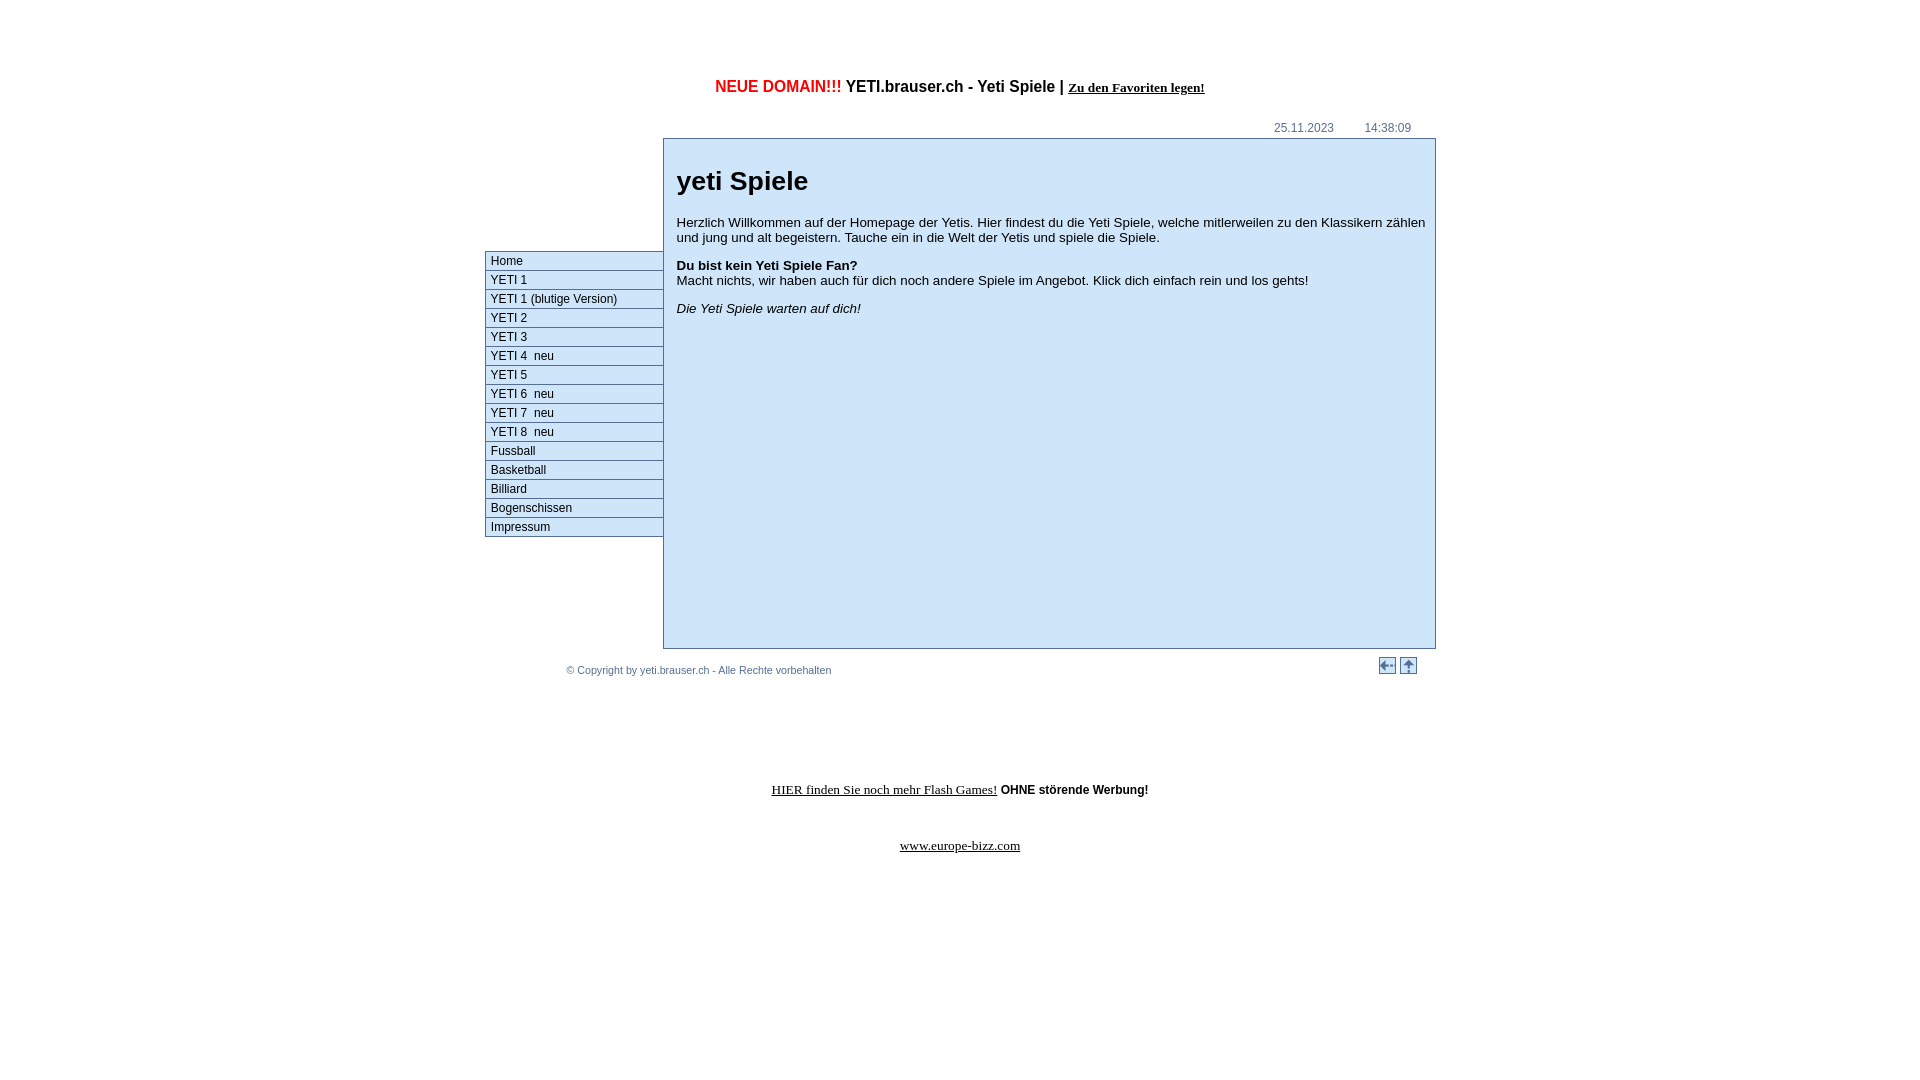  Describe the element at coordinates (960, 845) in the screenshot. I see `'www.europe-bizz.com'` at that location.